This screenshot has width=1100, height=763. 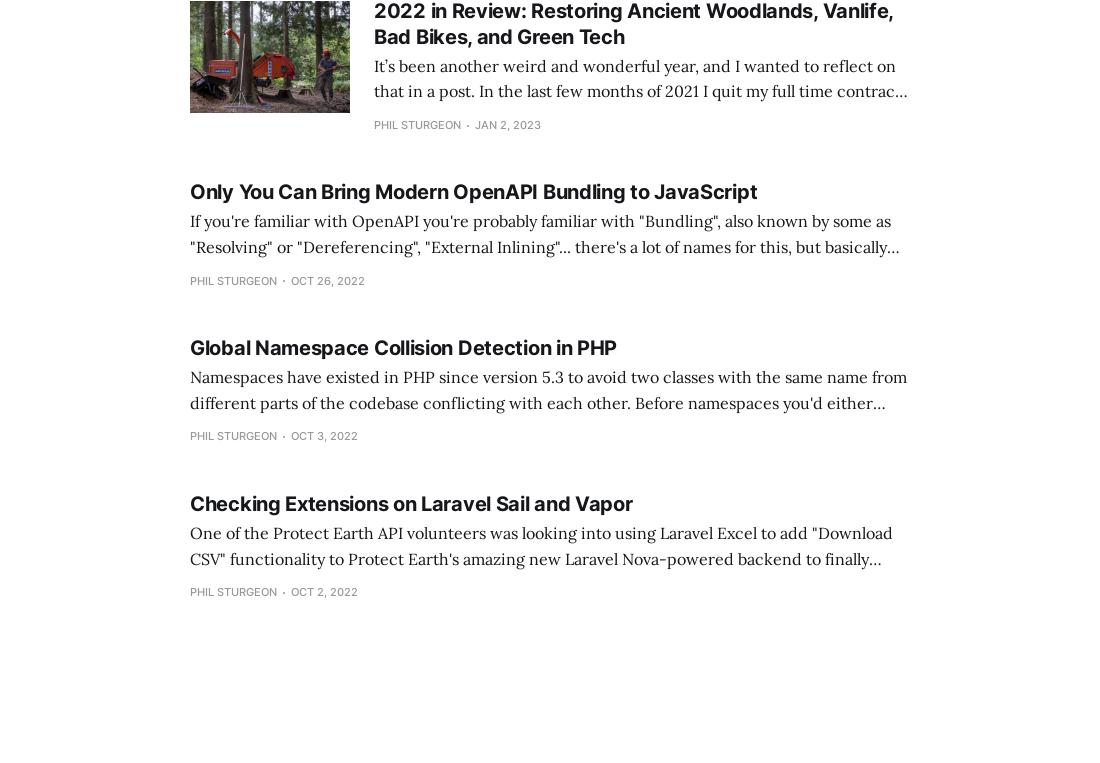 What do you see at coordinates (472, 191) in the screenshot?
I see `'Only You Can Bring Modern OpenAPI Bundling to JavaScript'` at bounding box center [472, 191].